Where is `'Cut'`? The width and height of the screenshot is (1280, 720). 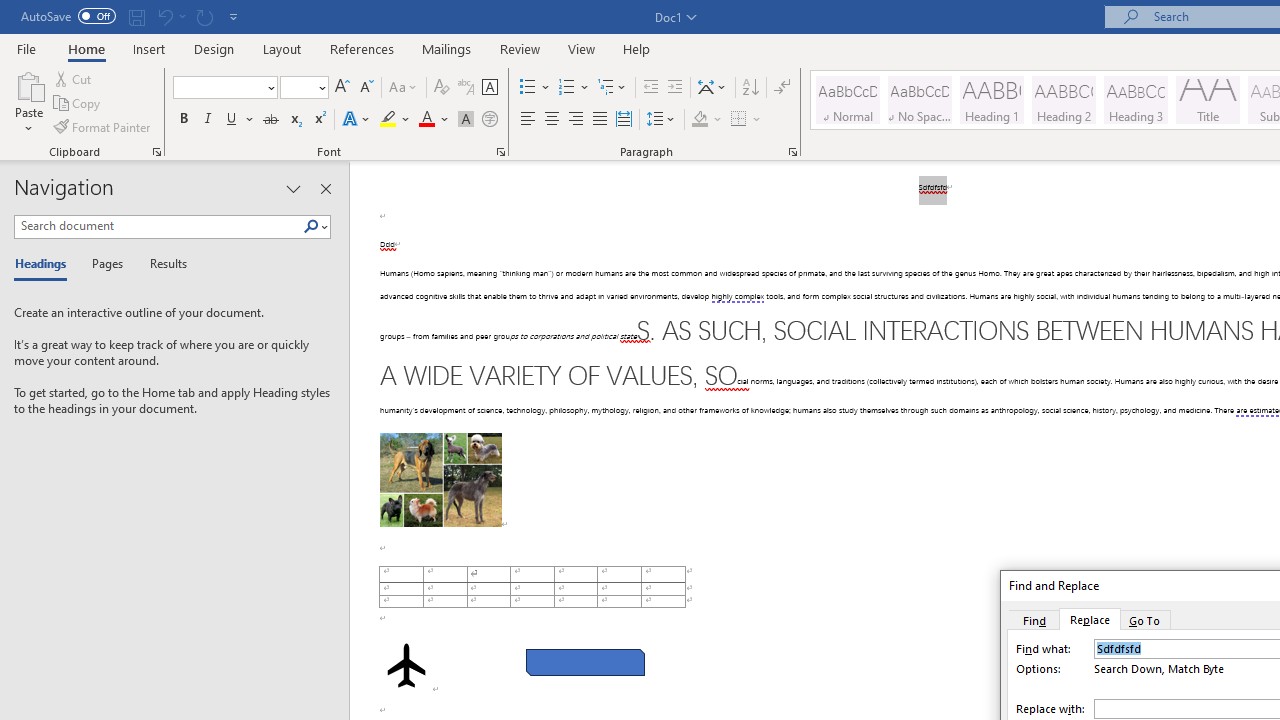 'Cut' is located at coordinates (74, 78).